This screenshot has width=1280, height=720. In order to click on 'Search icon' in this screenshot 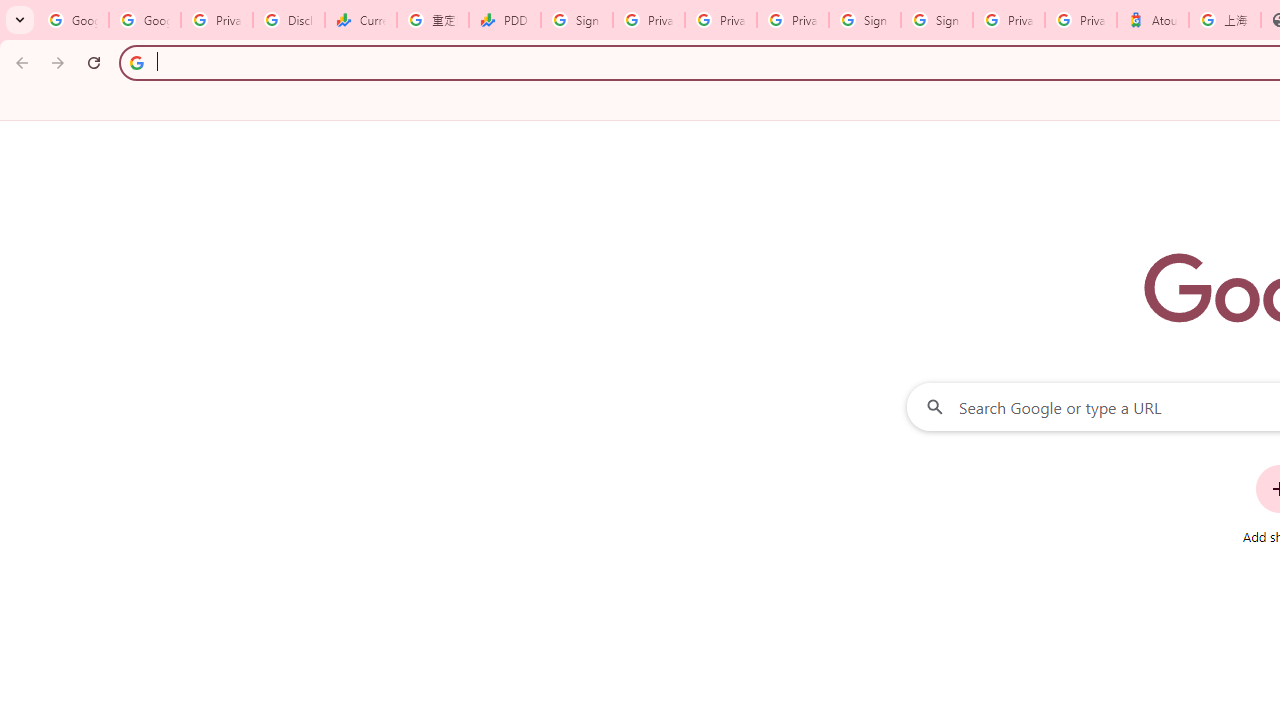, I will do `click(135, 61)`.